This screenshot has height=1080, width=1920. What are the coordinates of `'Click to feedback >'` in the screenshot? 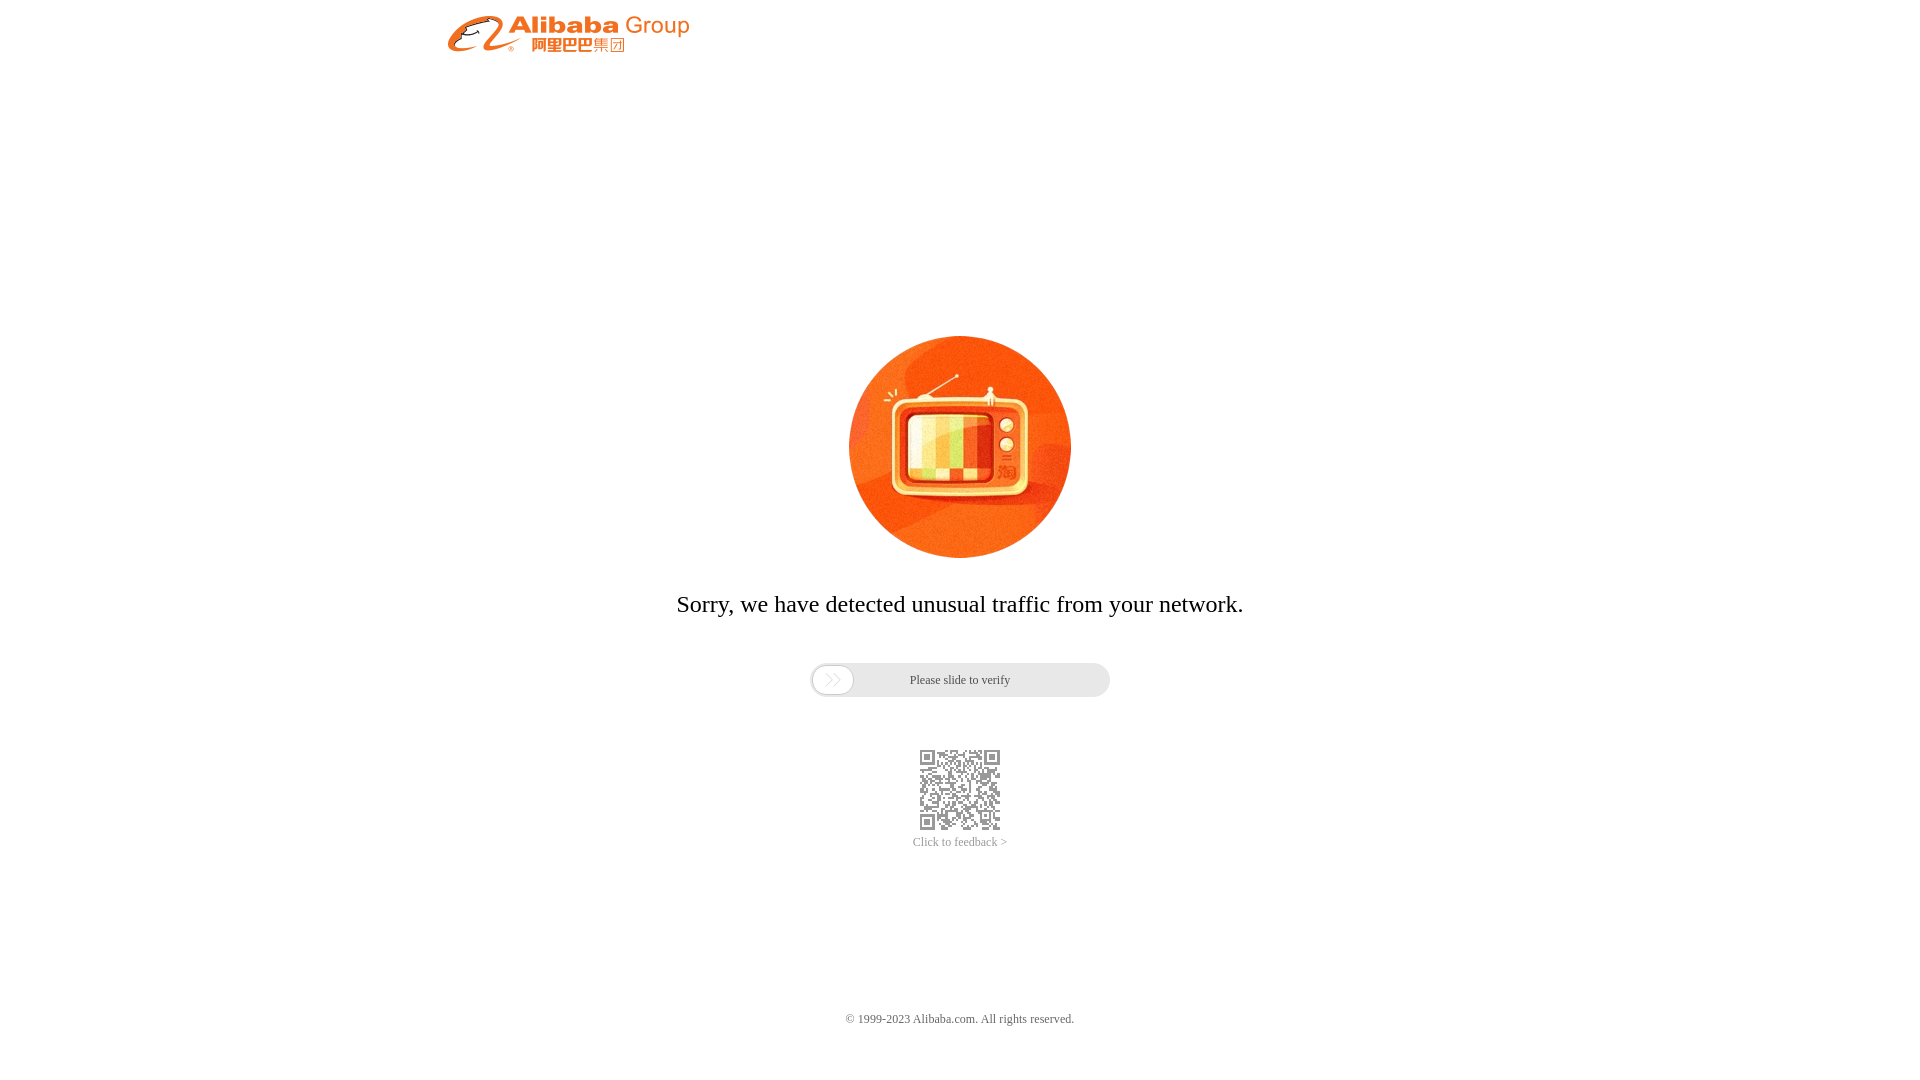 It's located at (960, 842).